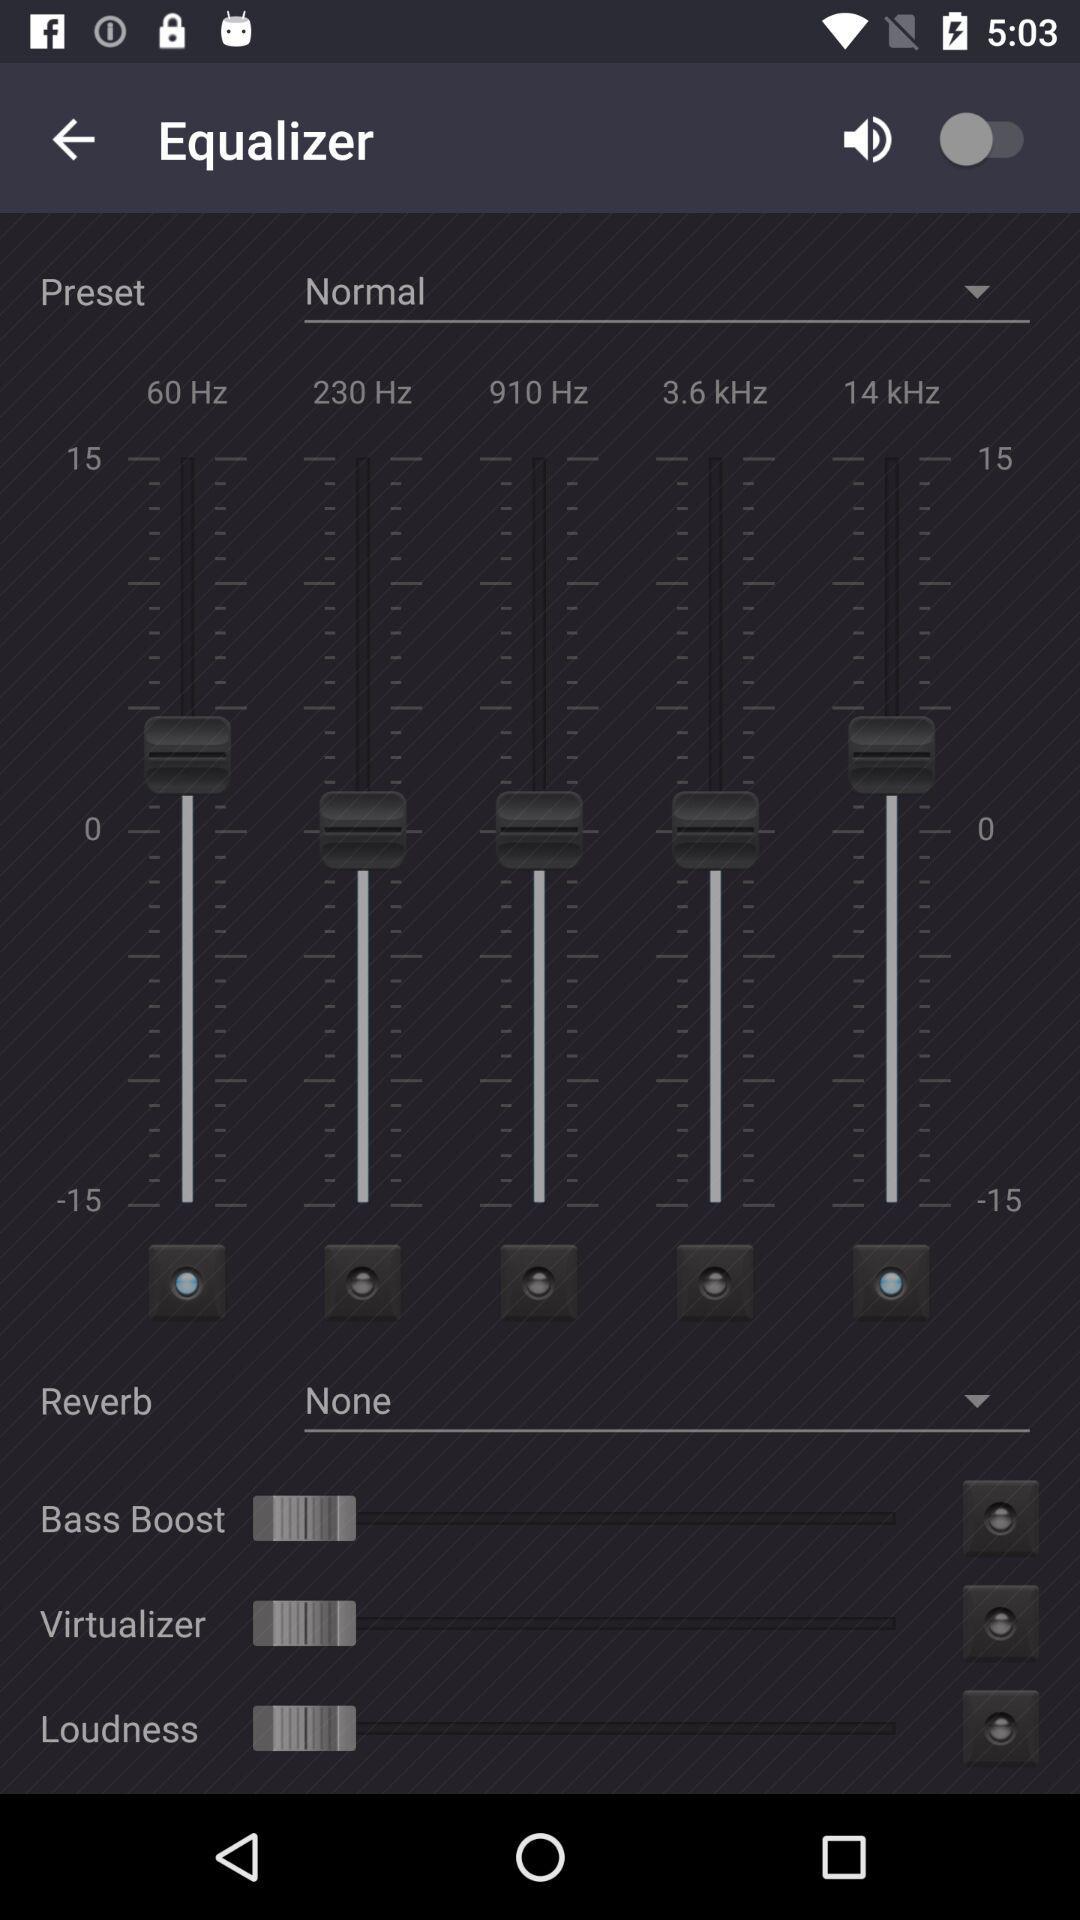 This screenshot has height=1920, width=1080. I want to click on the icon next to volume button, so click(1005, 138).